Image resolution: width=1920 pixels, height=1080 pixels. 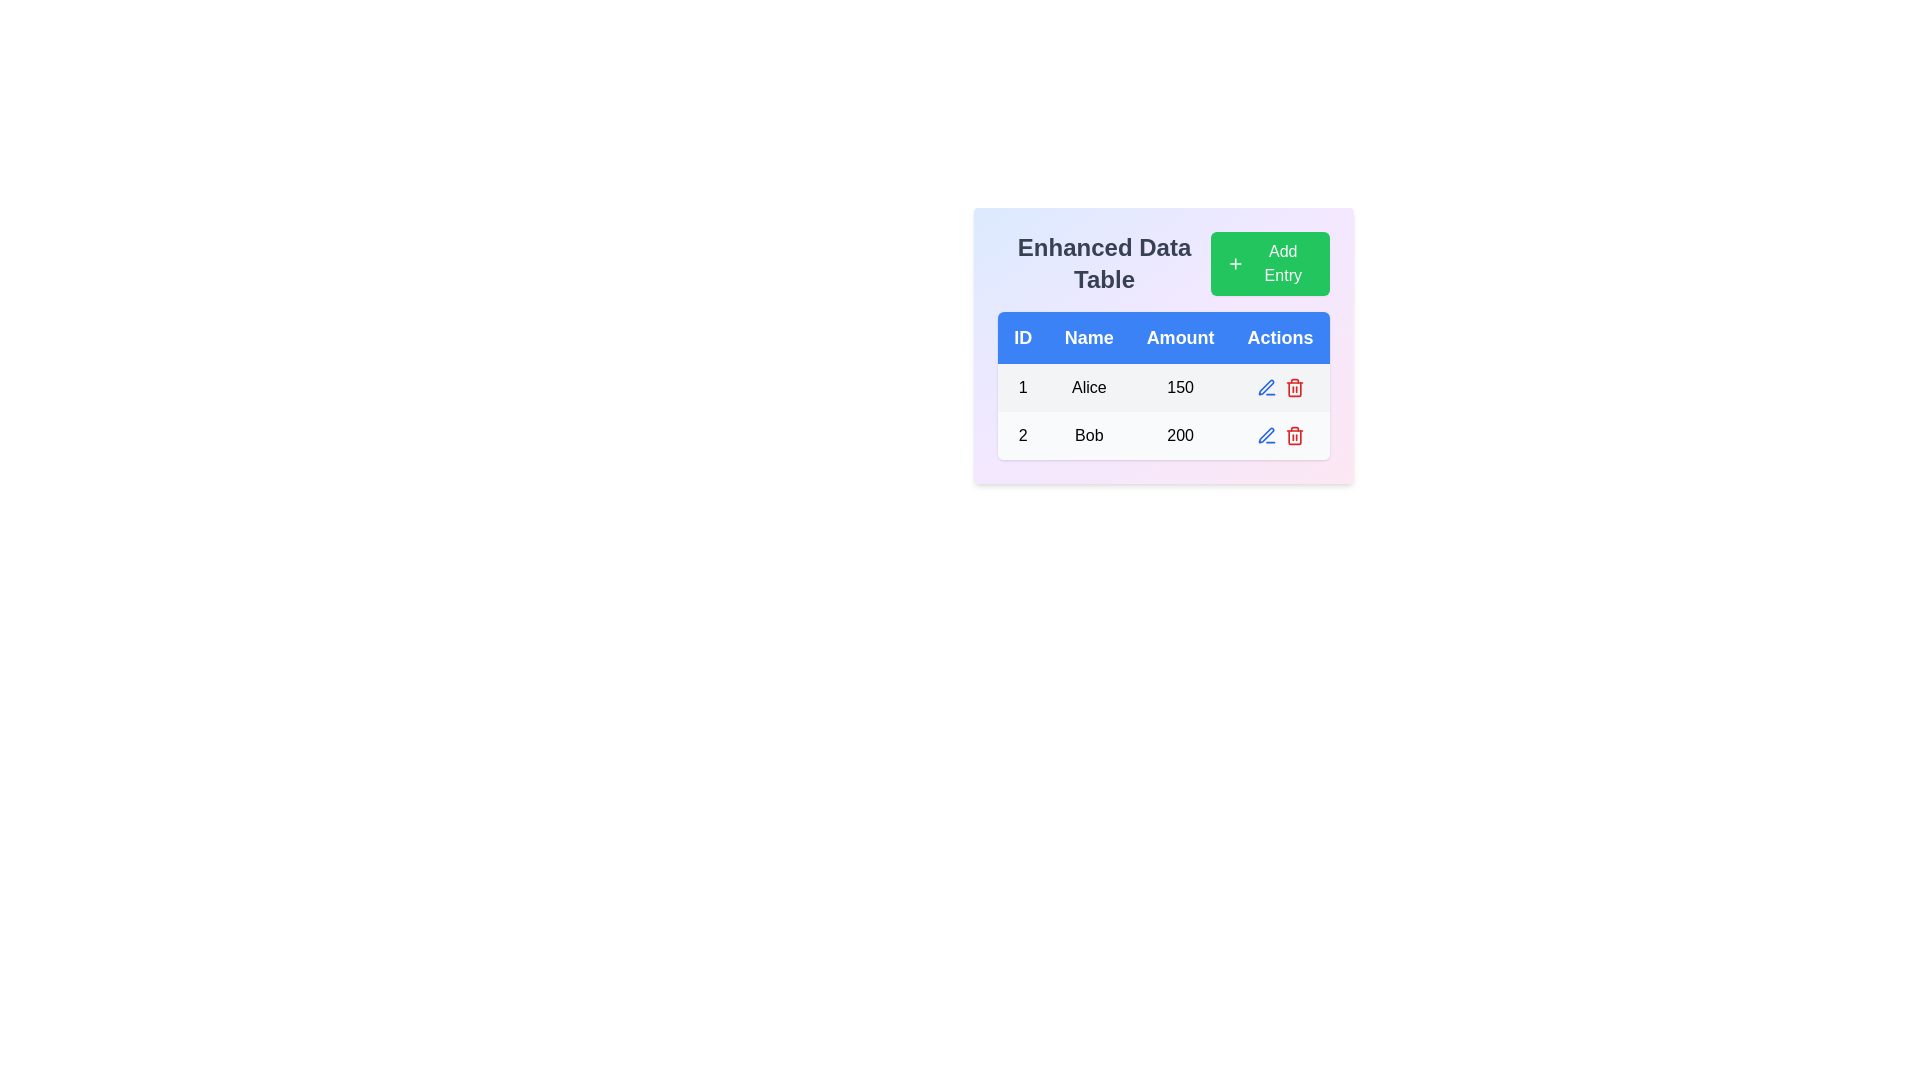 I want to click on the Text Display element that shows the name 'Bob' in the second column of the second row of the table, so click(x=1088, y=434).